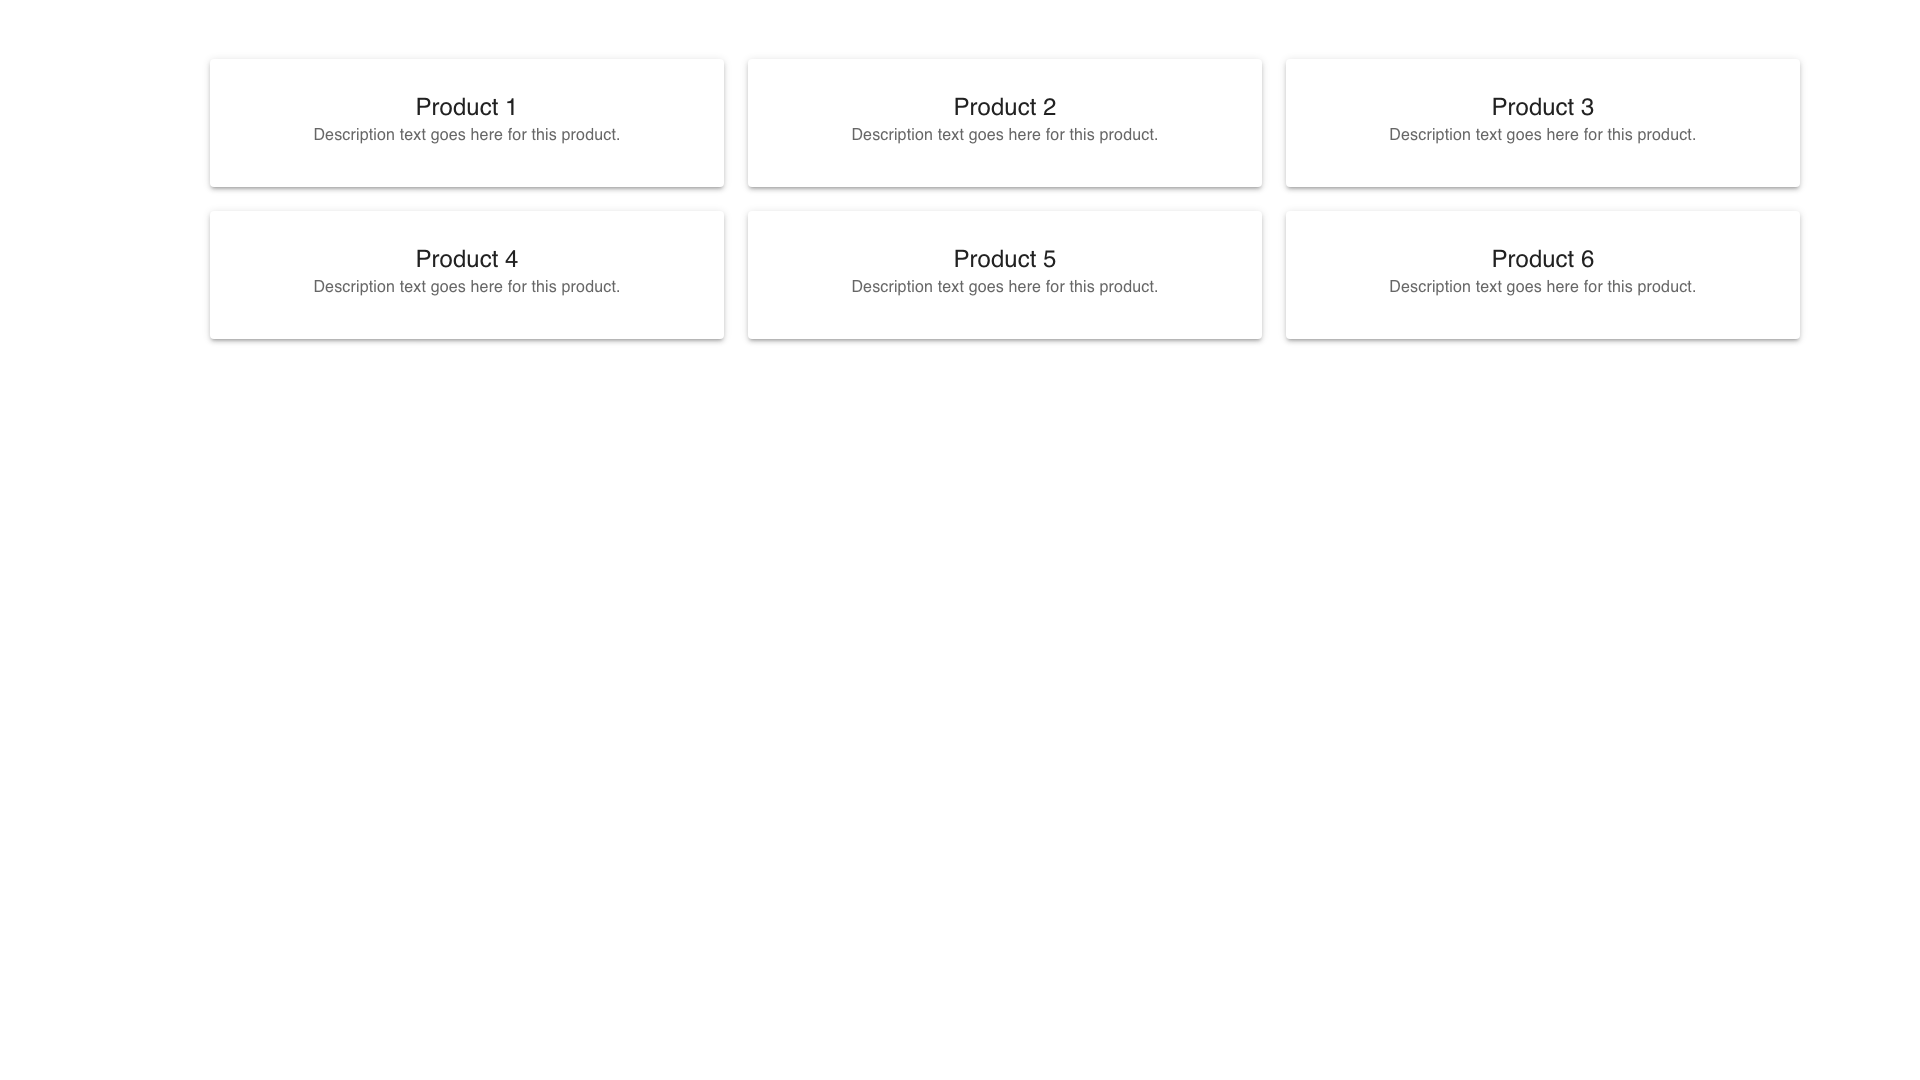  What do you see at coordinates (1541, 135) in the screenshot?
I see `the text label displaying 'Description text goes here for this product.' located directly below the 'Product 3' heading in the card interface` at bounding box center [1541, 135].